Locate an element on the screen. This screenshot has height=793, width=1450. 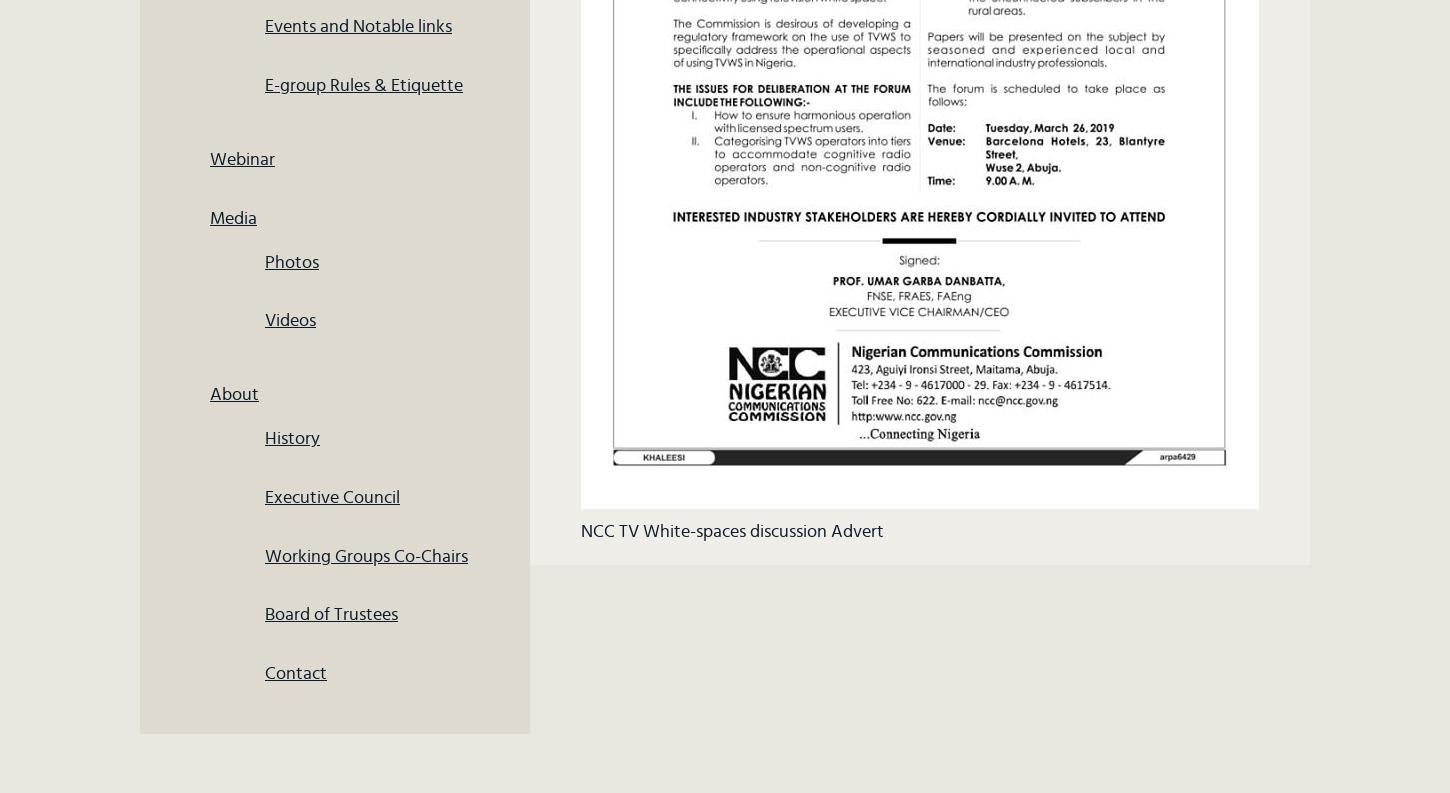
'Contact' is located at coordinates (295, 673).